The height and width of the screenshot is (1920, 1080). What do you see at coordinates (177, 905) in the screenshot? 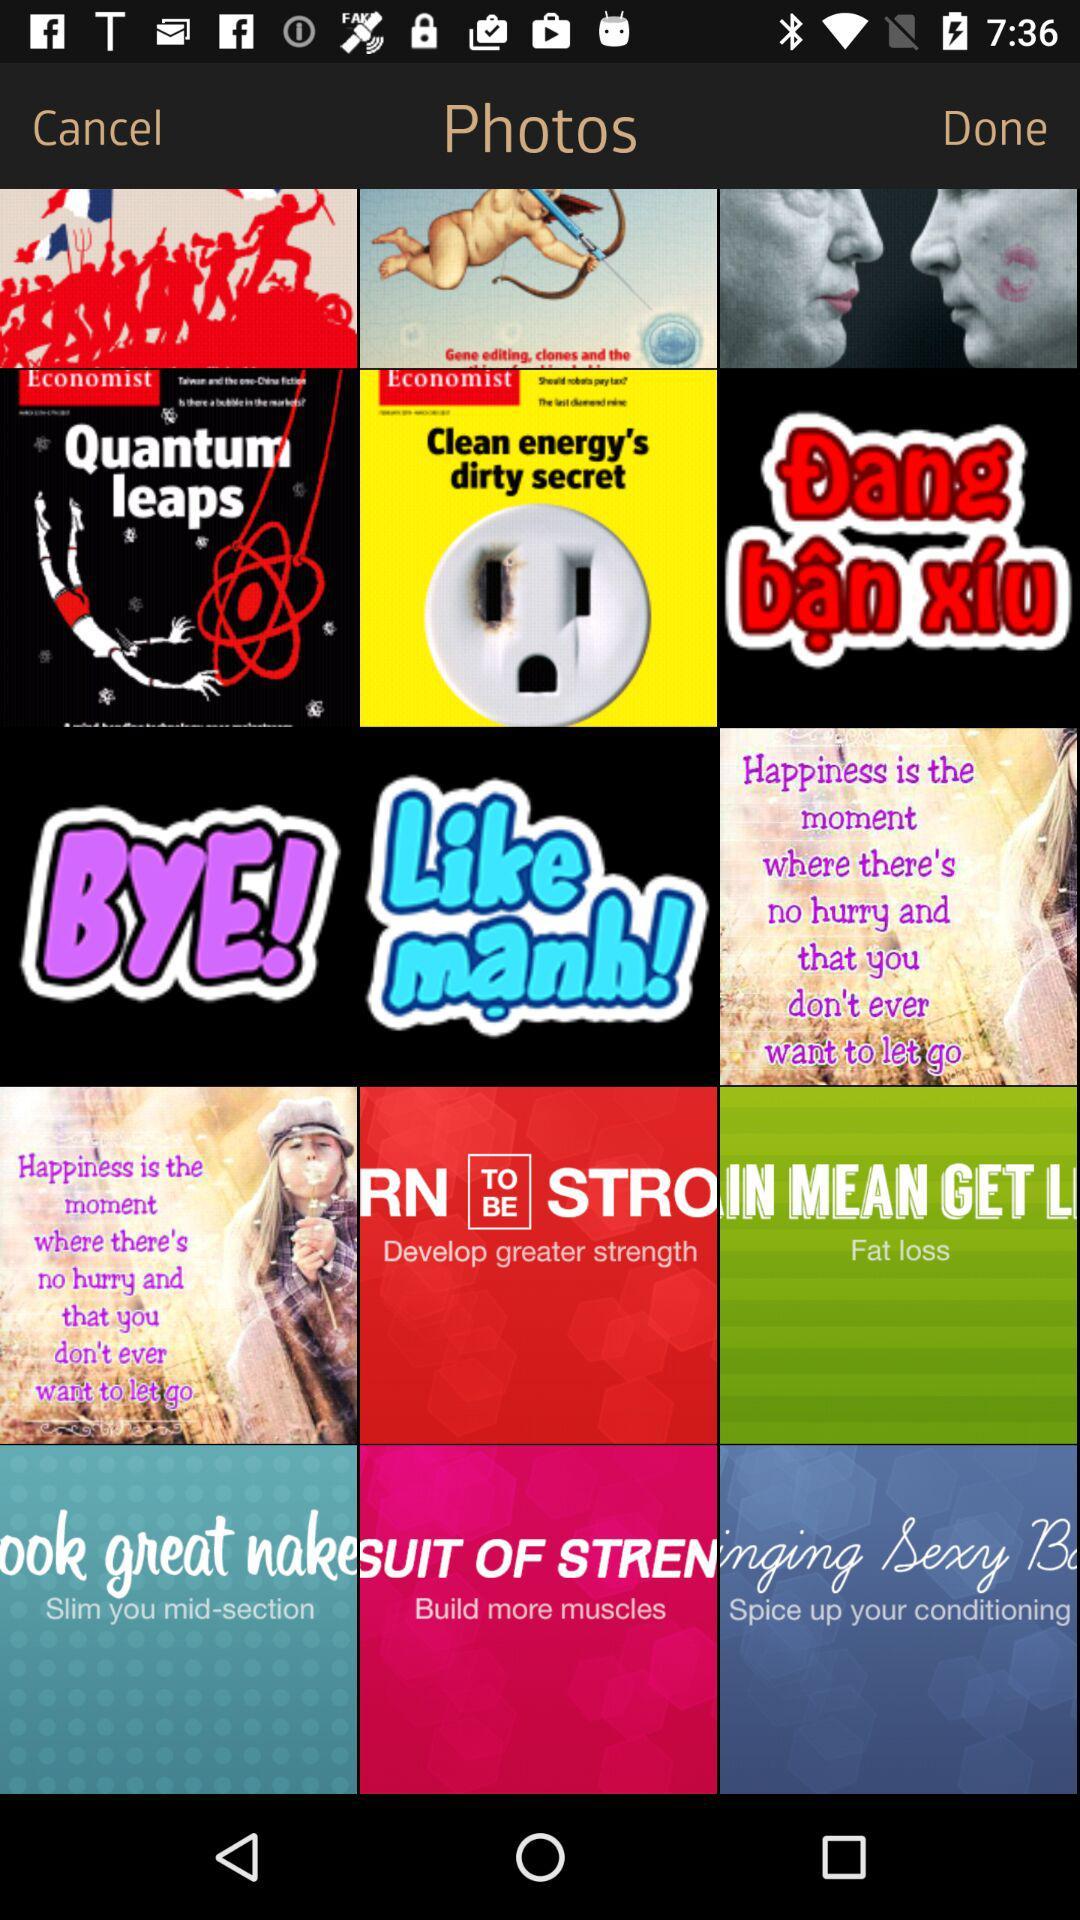
I see `photo` at bounding box center [177, 905].